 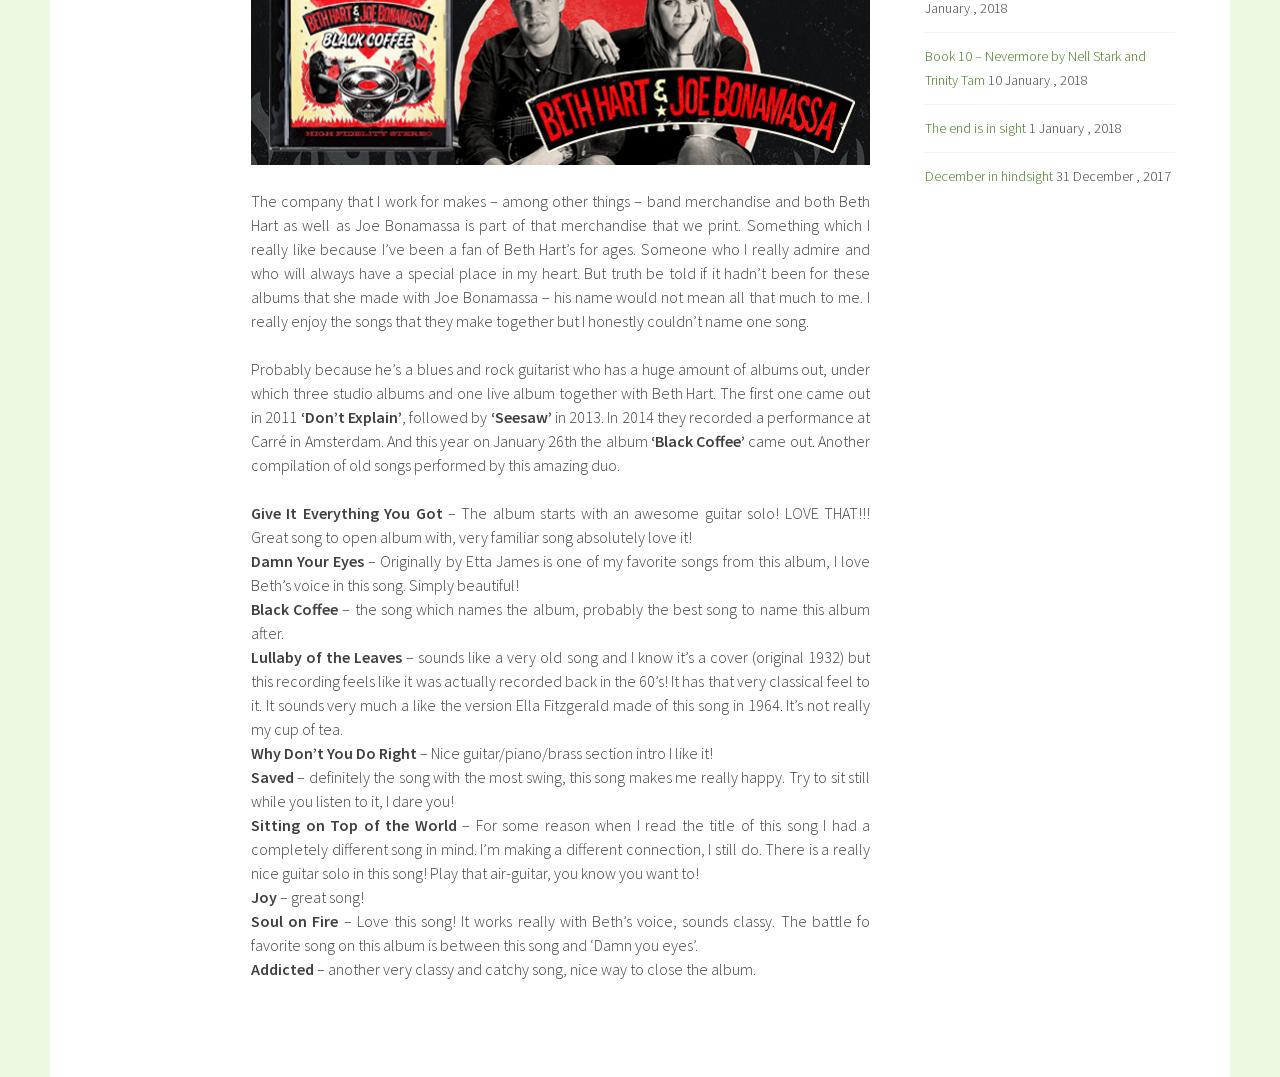 What do you see at coordinates (520, 416) in the screenshot?
I see `'‘Seesaw’'` at bounding box center [520, 416].